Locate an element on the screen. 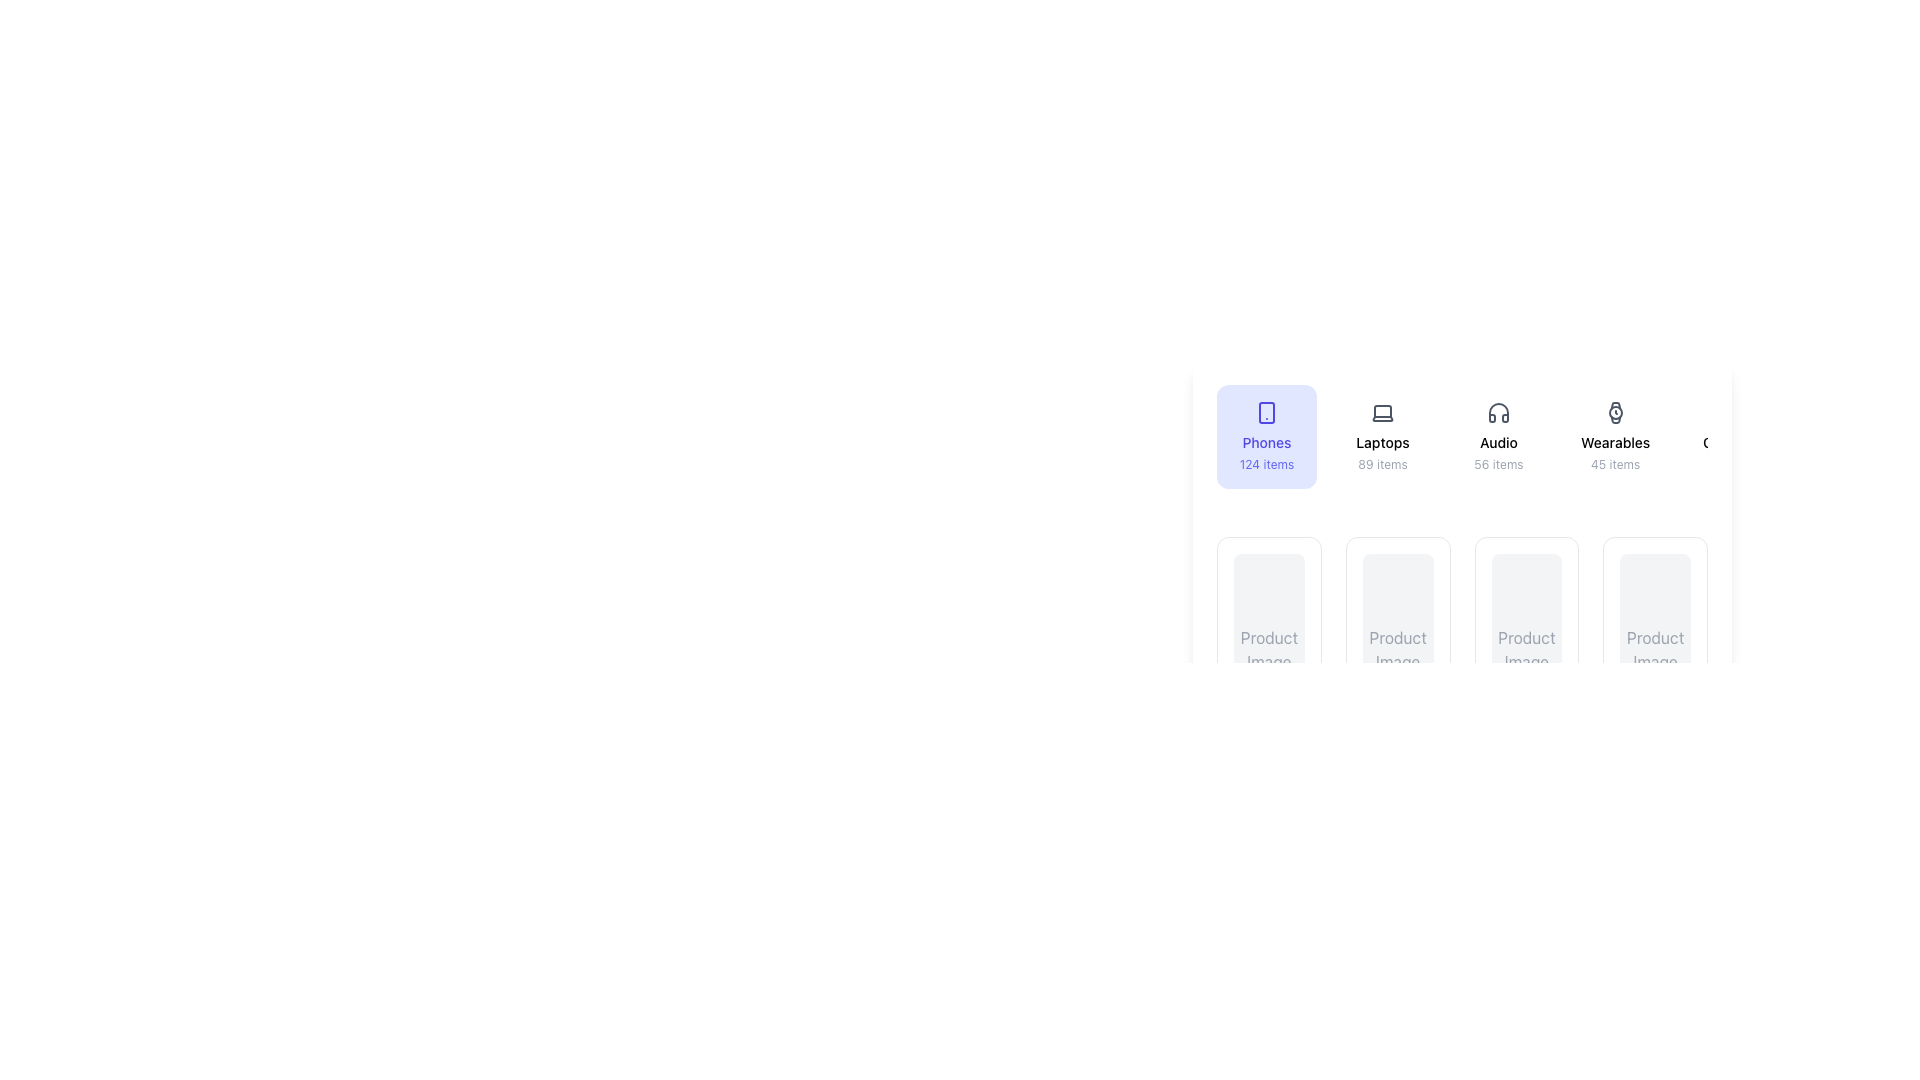 This screenshot has height=1080, width=1920. the text label displaying '45 items' located beneath the 'Wearables' label in the top row of categories is located at coordinates (1615, 465).